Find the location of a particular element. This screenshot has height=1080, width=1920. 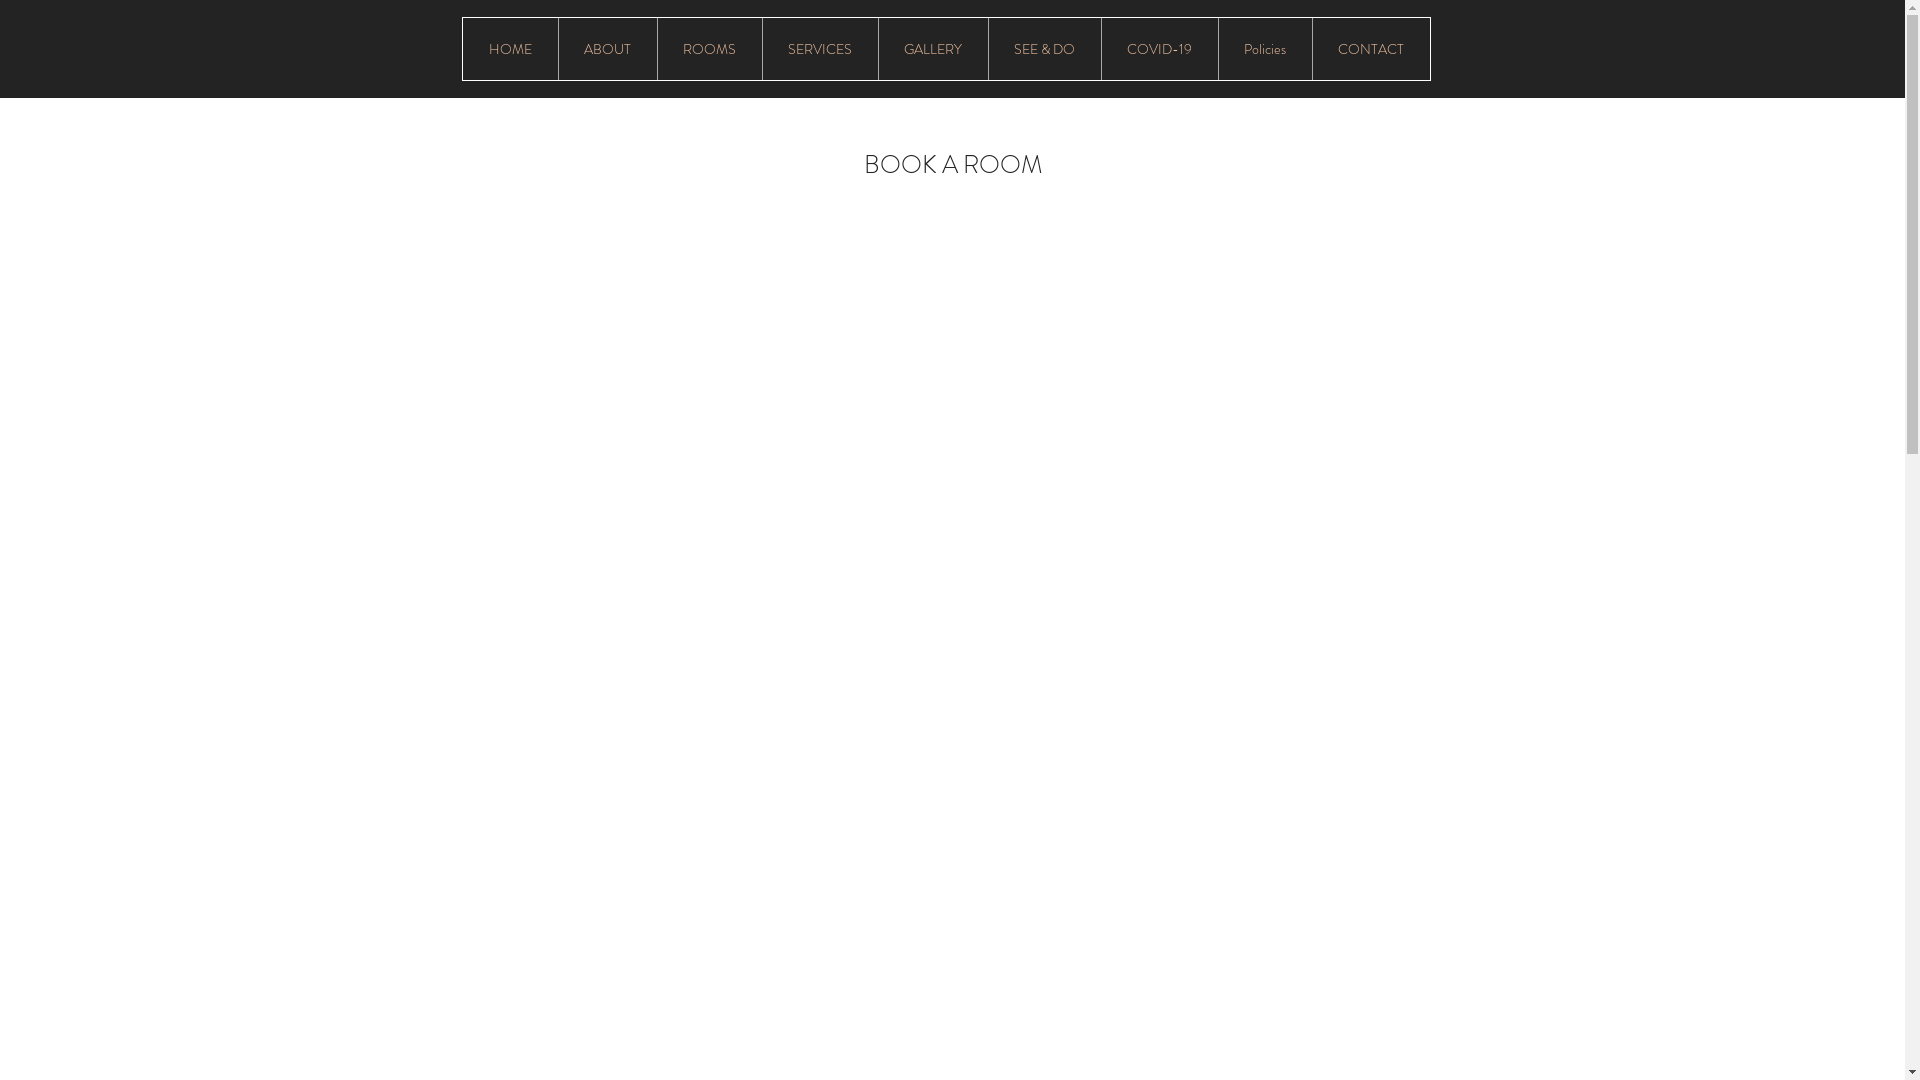

'GALLERY' is located at coordinates (878, 48).